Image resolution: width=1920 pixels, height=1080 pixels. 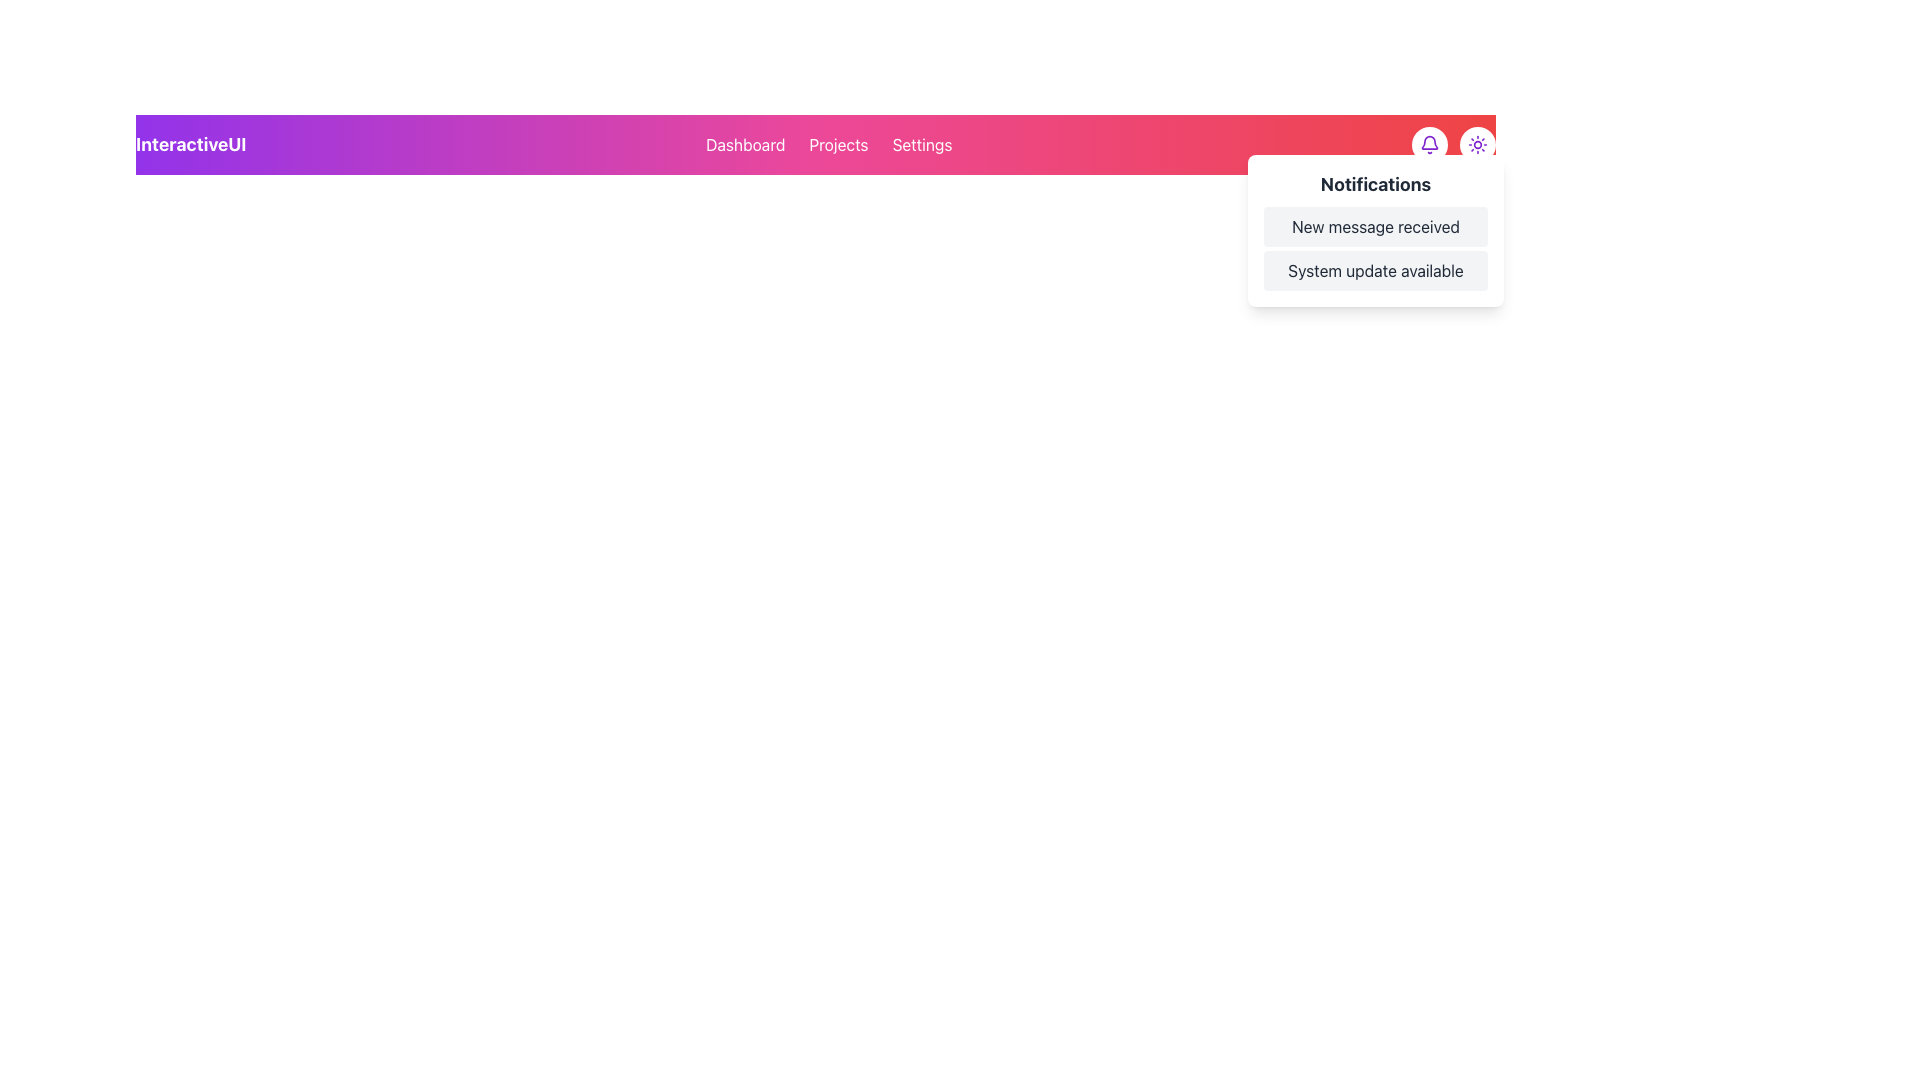 What do you see at coordinates (744, 144) in the screenshot?
I see `the 'Dashboard' link in the navigation bar` at bounding box center [744, 144].